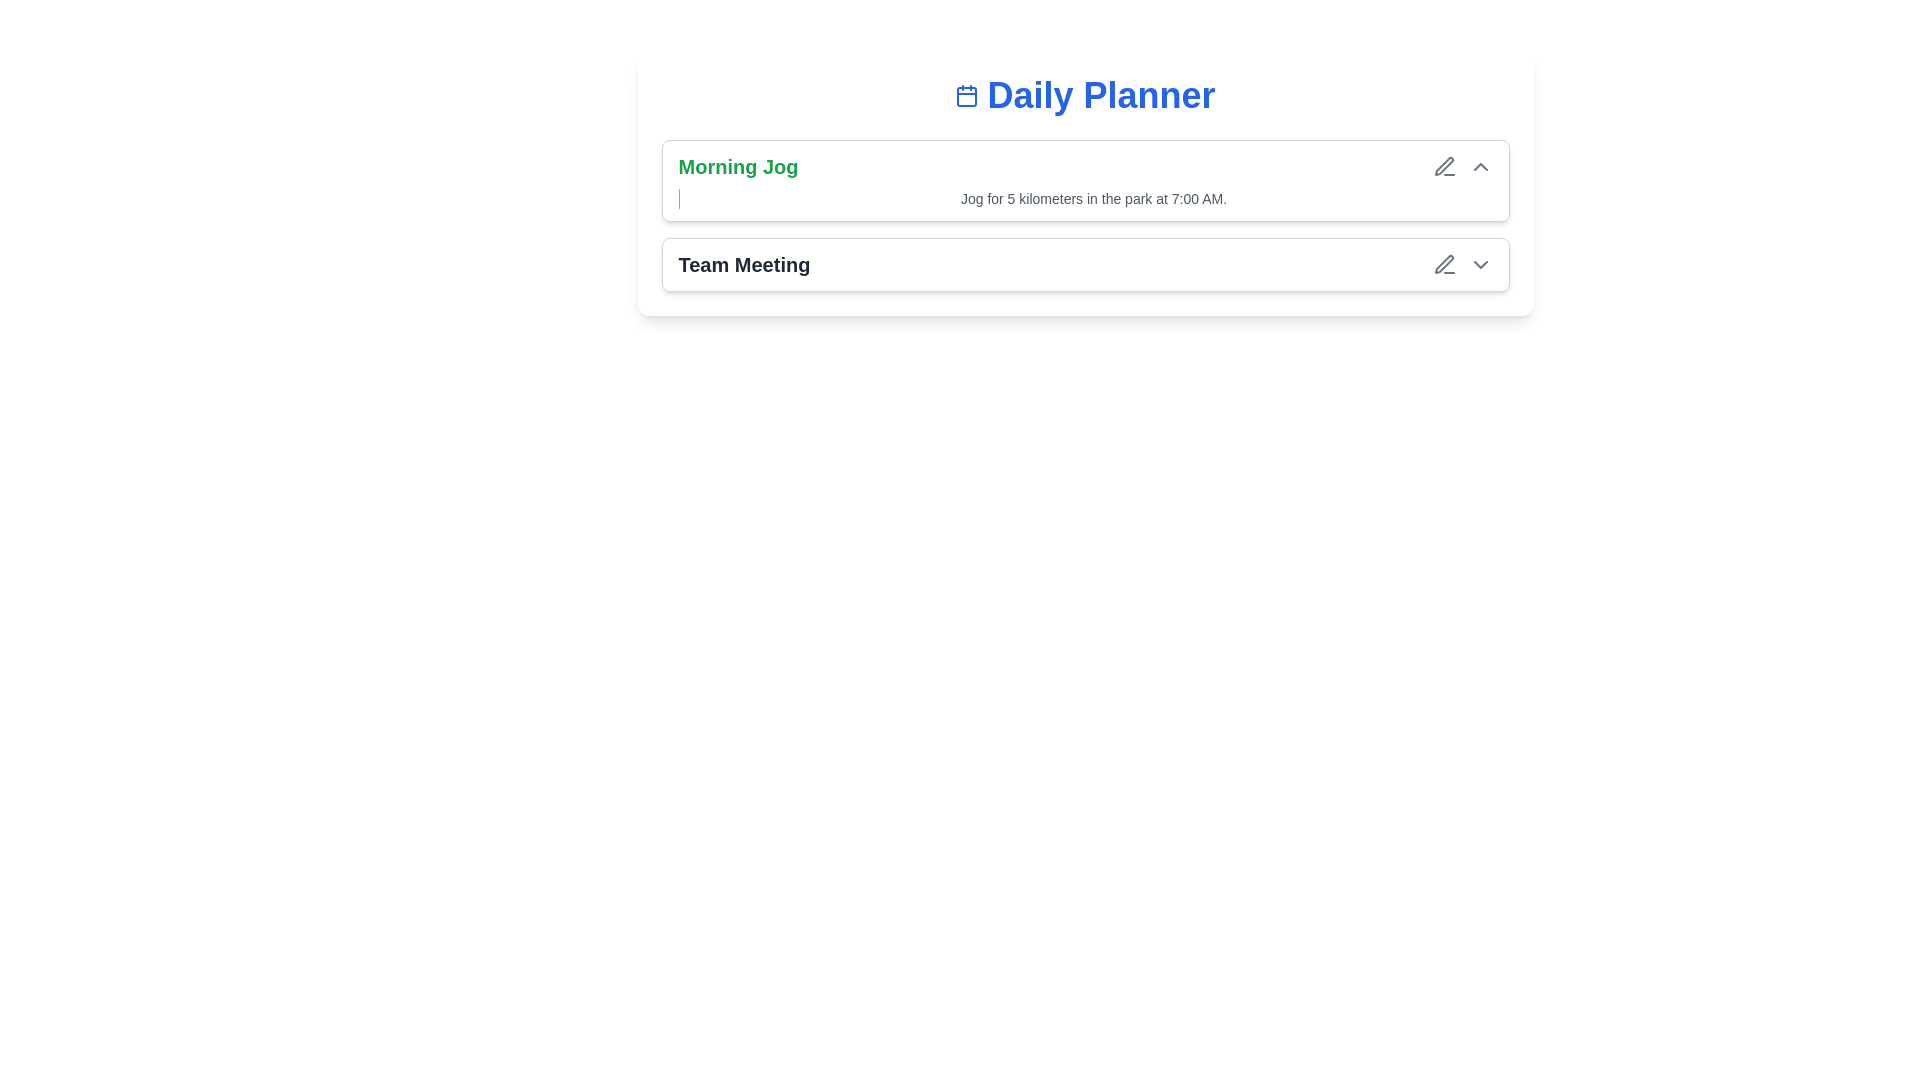 The image size is (1920, 1080). Describe the element at coordinates (1093, 199) in the screenshot. I see `text label that contains 'Jog for 5 kilometers in the park at 7:00 AM.' located in the 'Morning Jog' section of the daily planner interface` at that location.